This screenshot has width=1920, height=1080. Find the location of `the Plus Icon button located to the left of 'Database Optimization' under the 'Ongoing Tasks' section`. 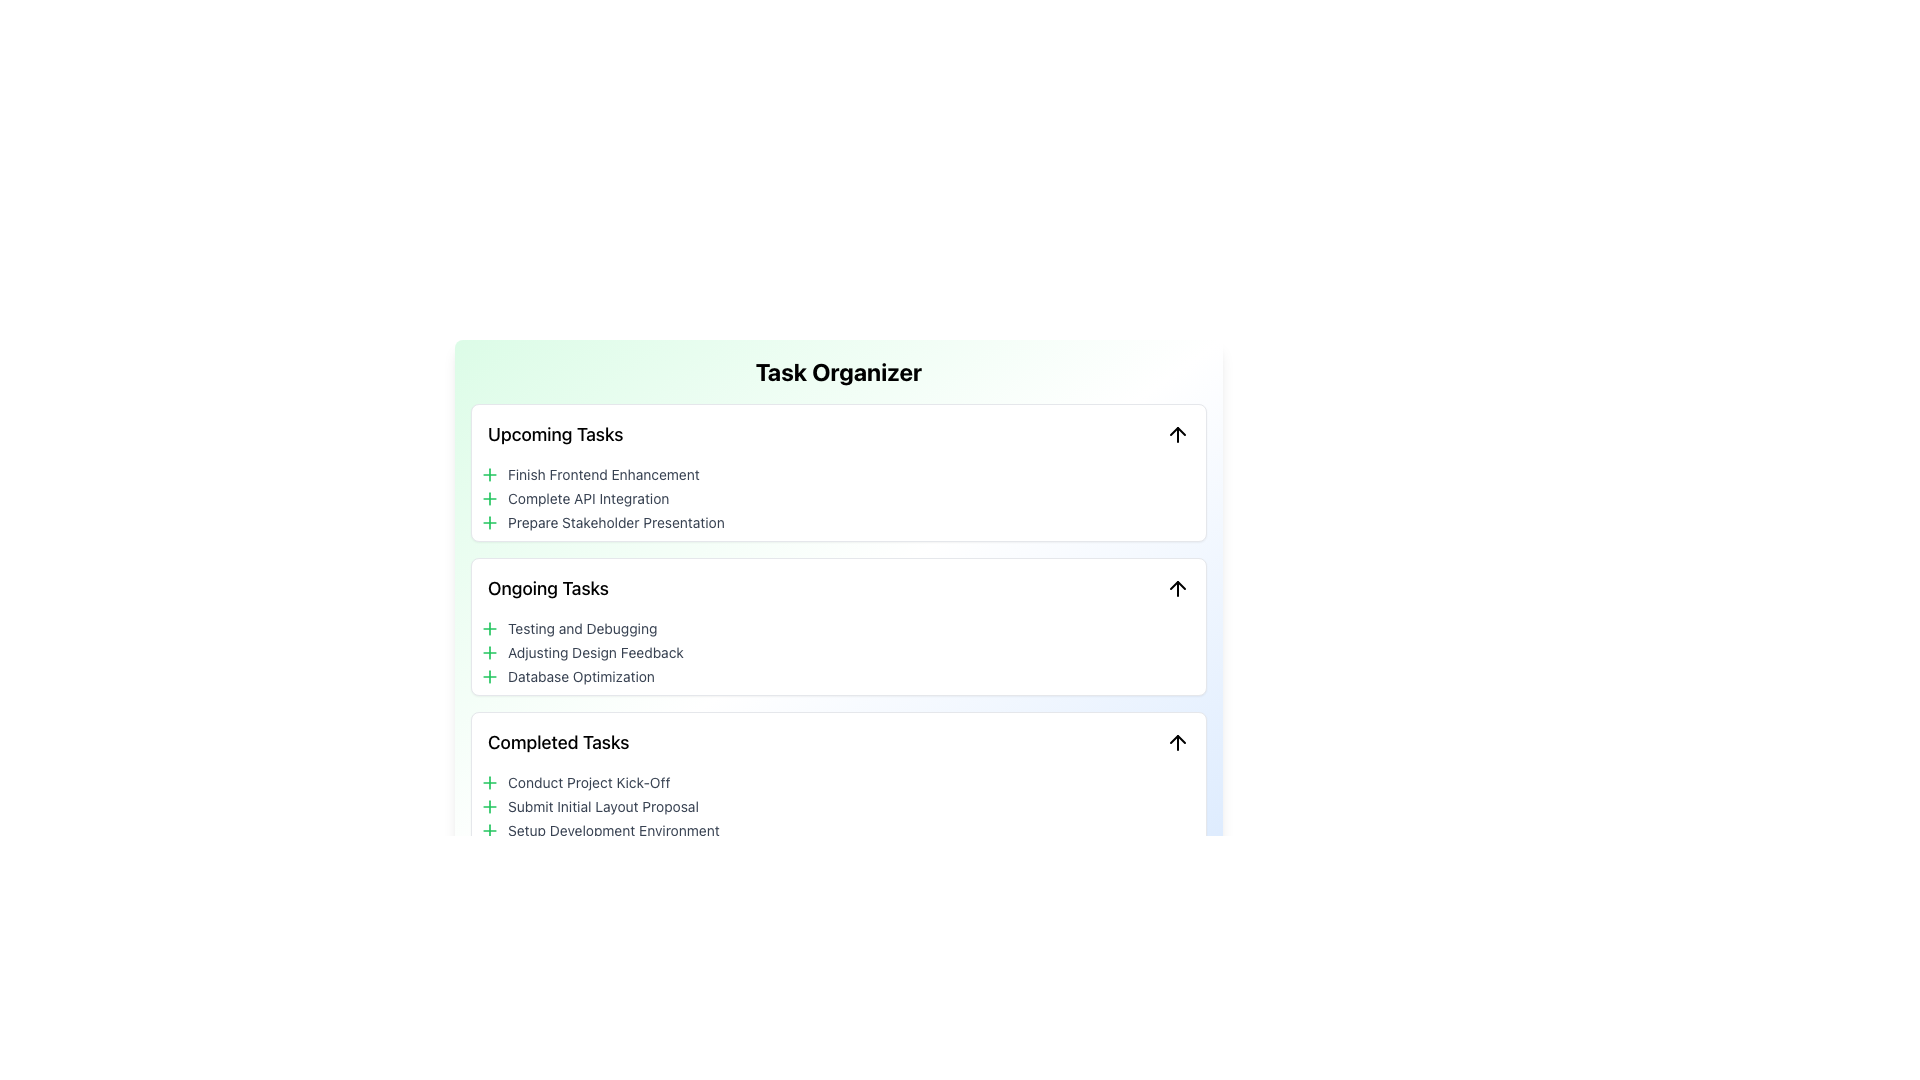

the Plus Icon button located to the left of 'Database Optimization' under the 'Ongoing Tasks' section is located at coordinates (489, 676).